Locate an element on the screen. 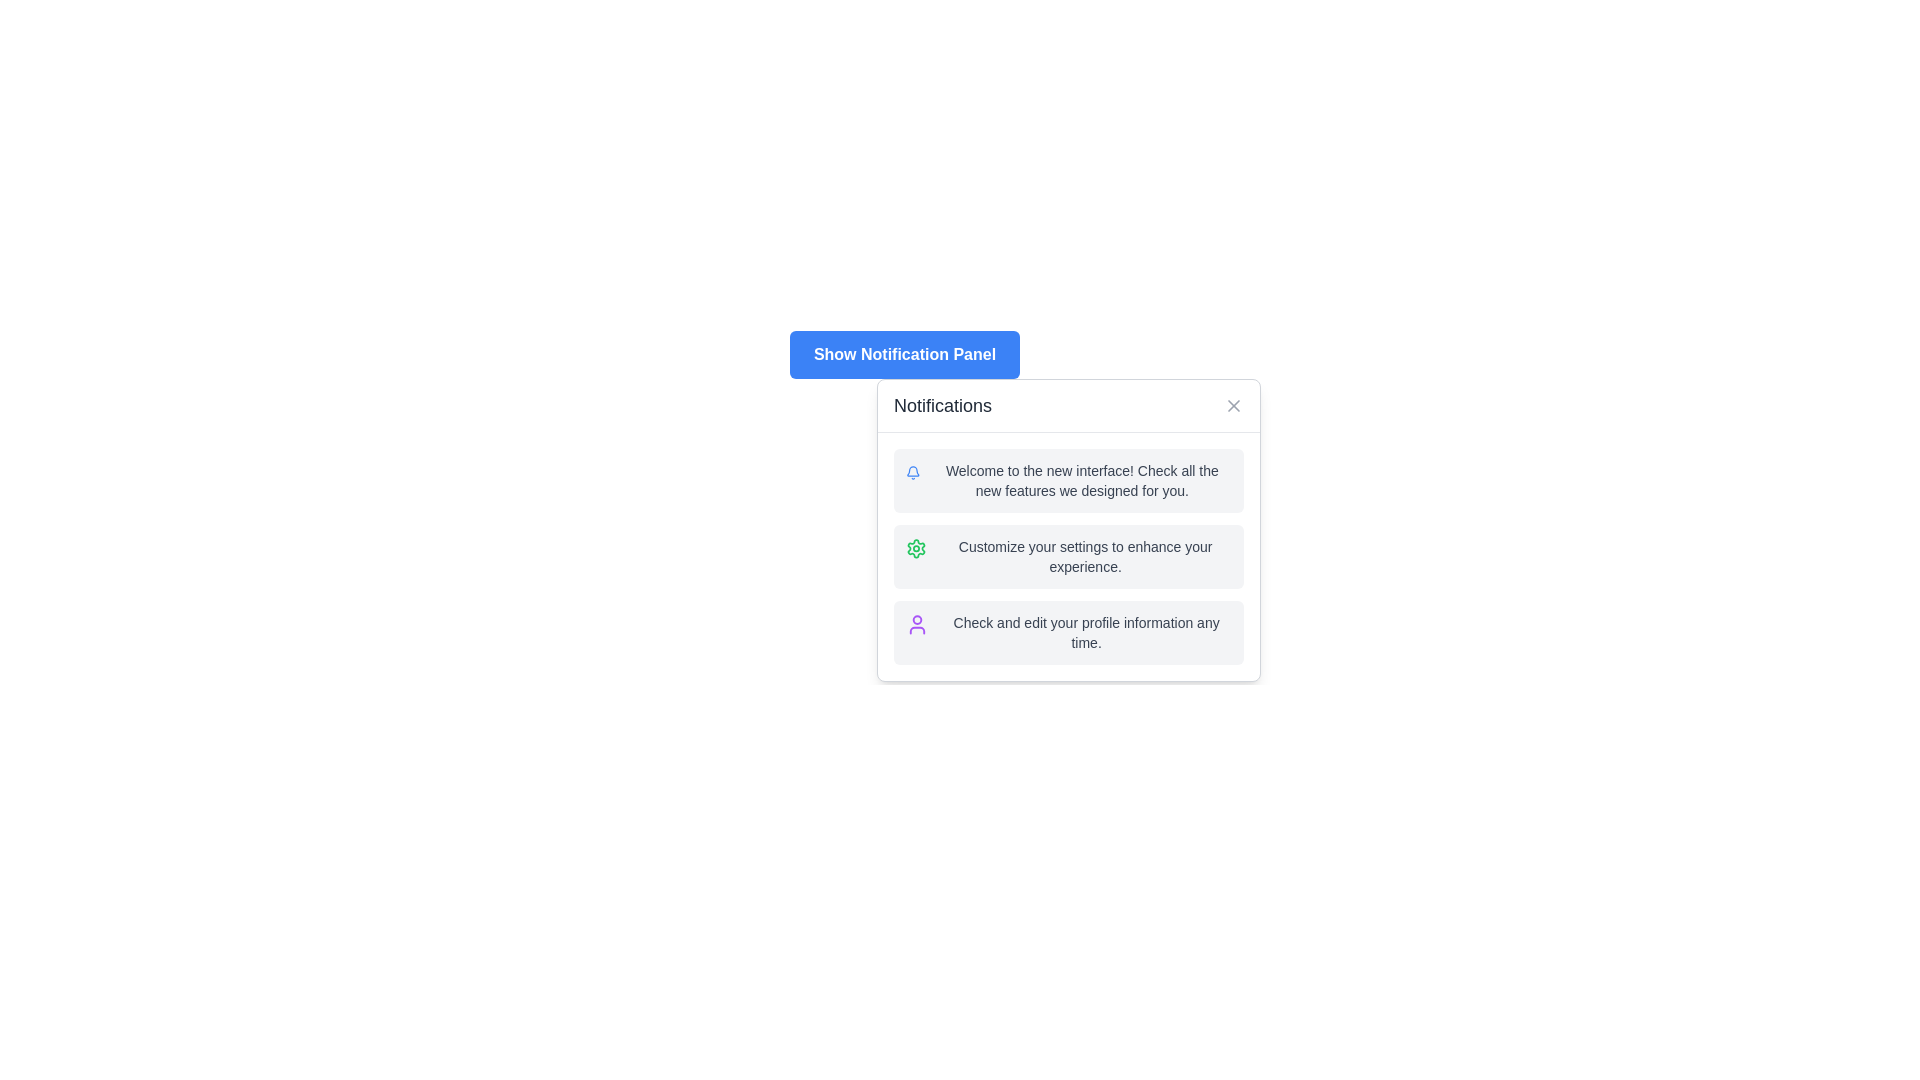 This screenshot has width=1920, height=1080. the text snippet displaying 'Check and edit your profile information any time.' which is styled in small gray font and located under the purple user icon is located at coordinates (1085, 632).